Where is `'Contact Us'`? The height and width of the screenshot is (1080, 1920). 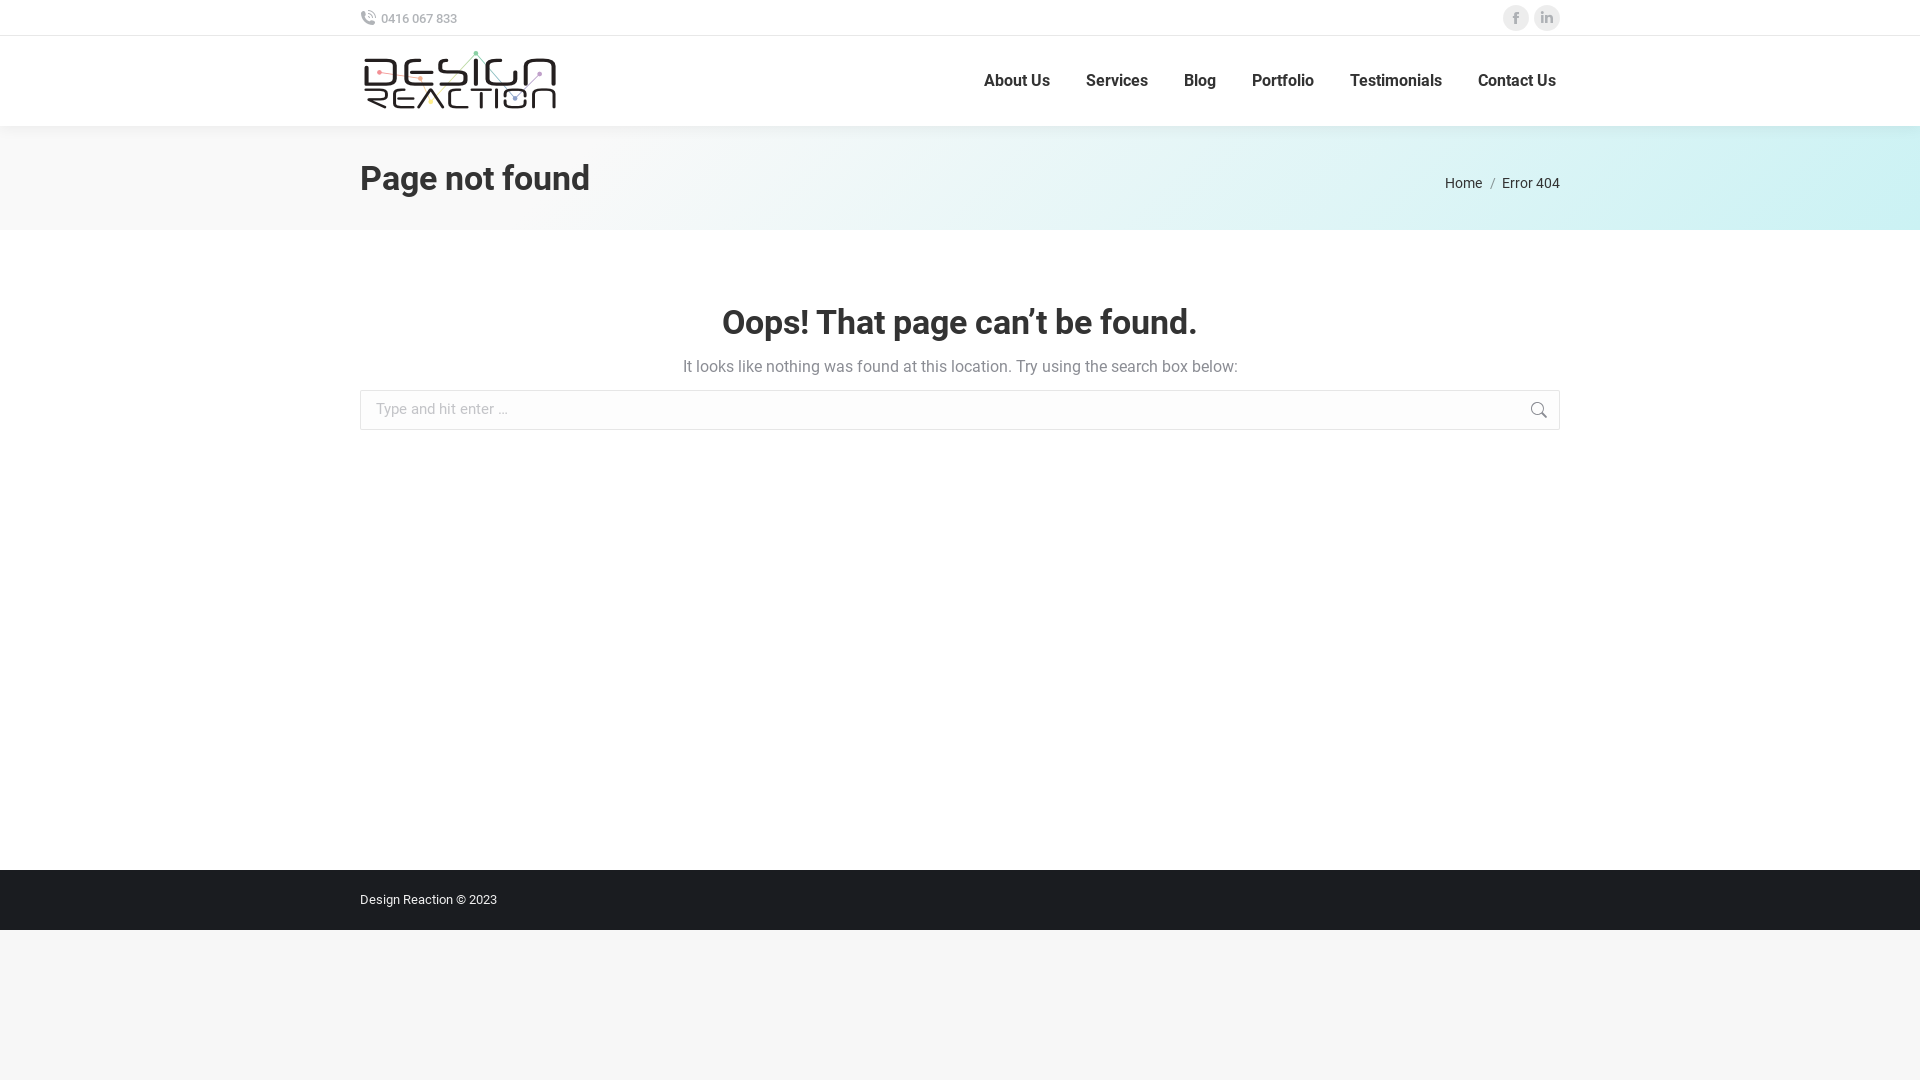 'Contact Us' is located at coordinates (1516, 80).